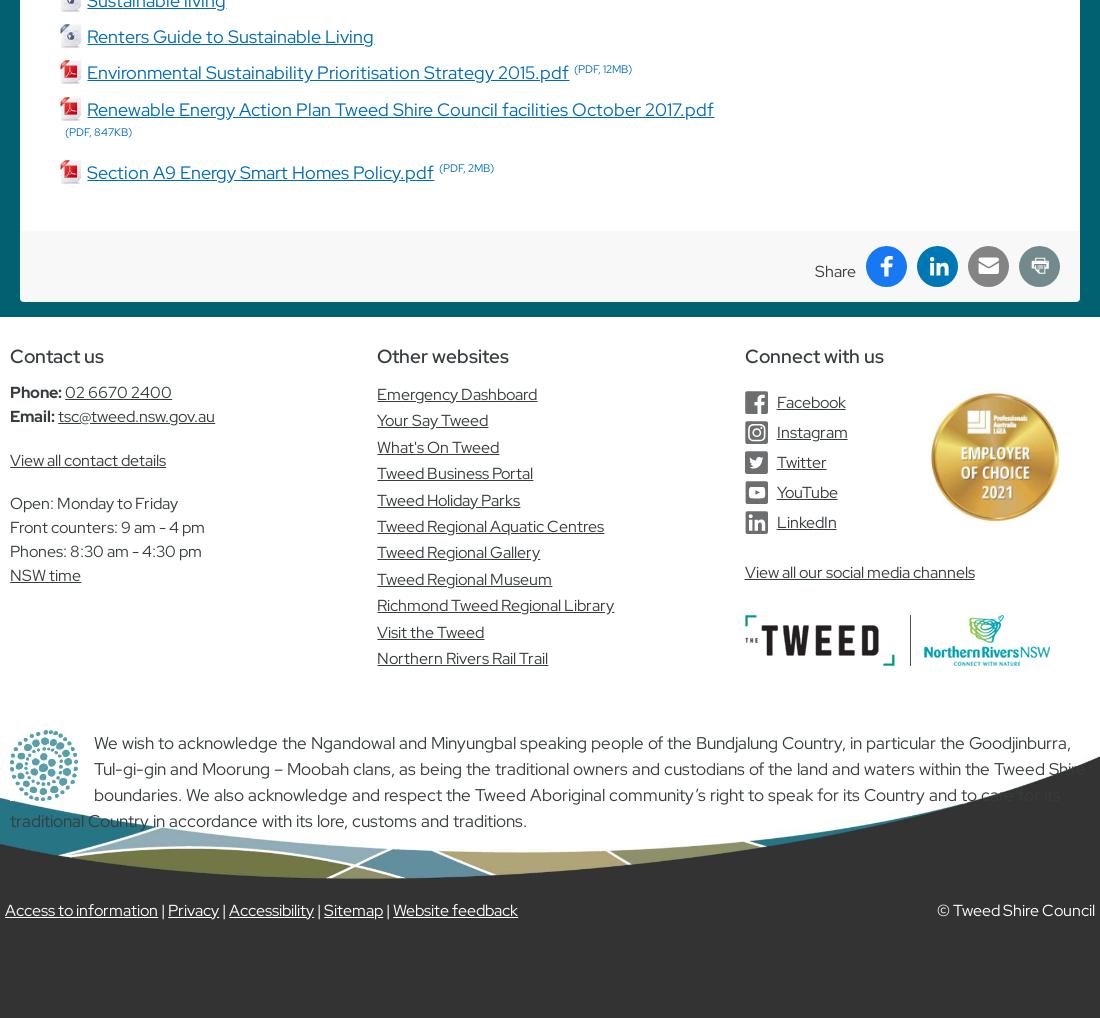  What do you see at coordinates (9, 459) in the screenshot?
I see `'View all contact details'` at bounding box center [9, 459].